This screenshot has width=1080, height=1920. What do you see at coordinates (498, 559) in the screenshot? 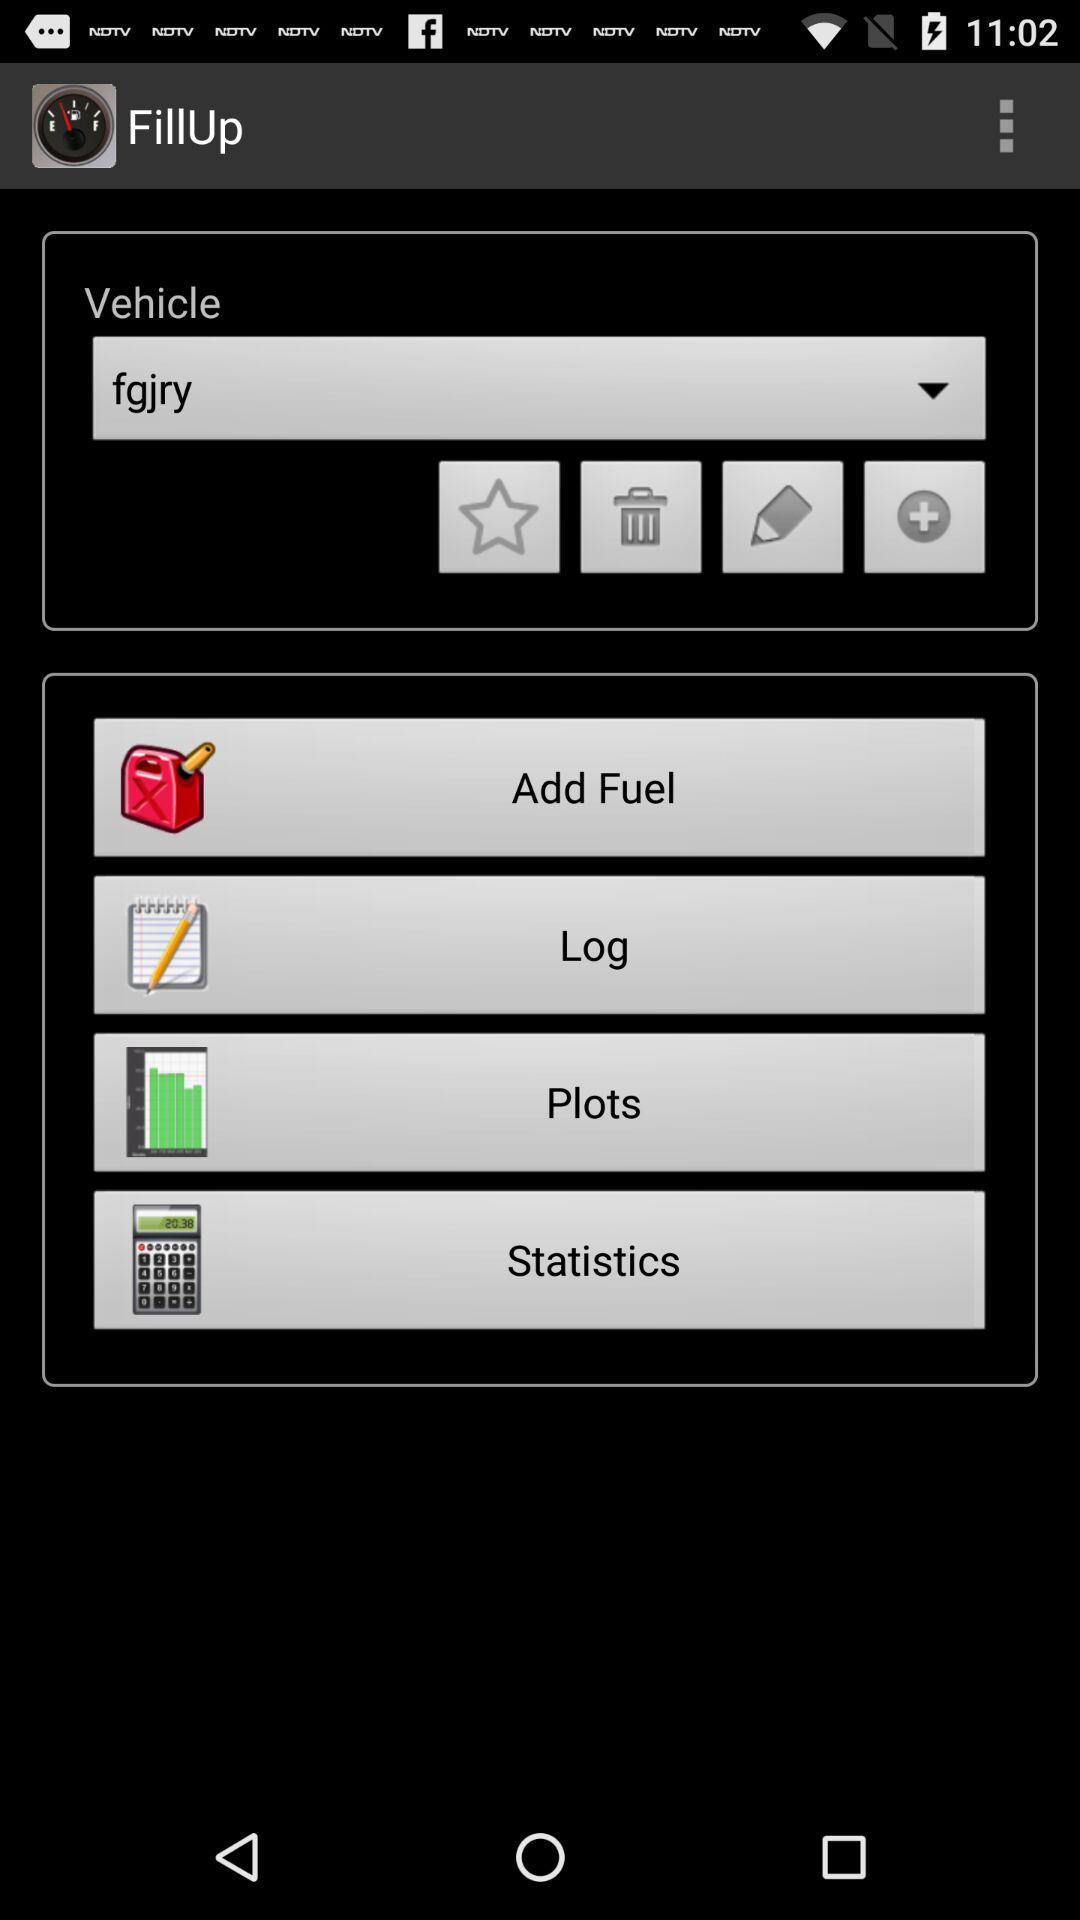
I see `the star icon` at bounding box center [498, 559].